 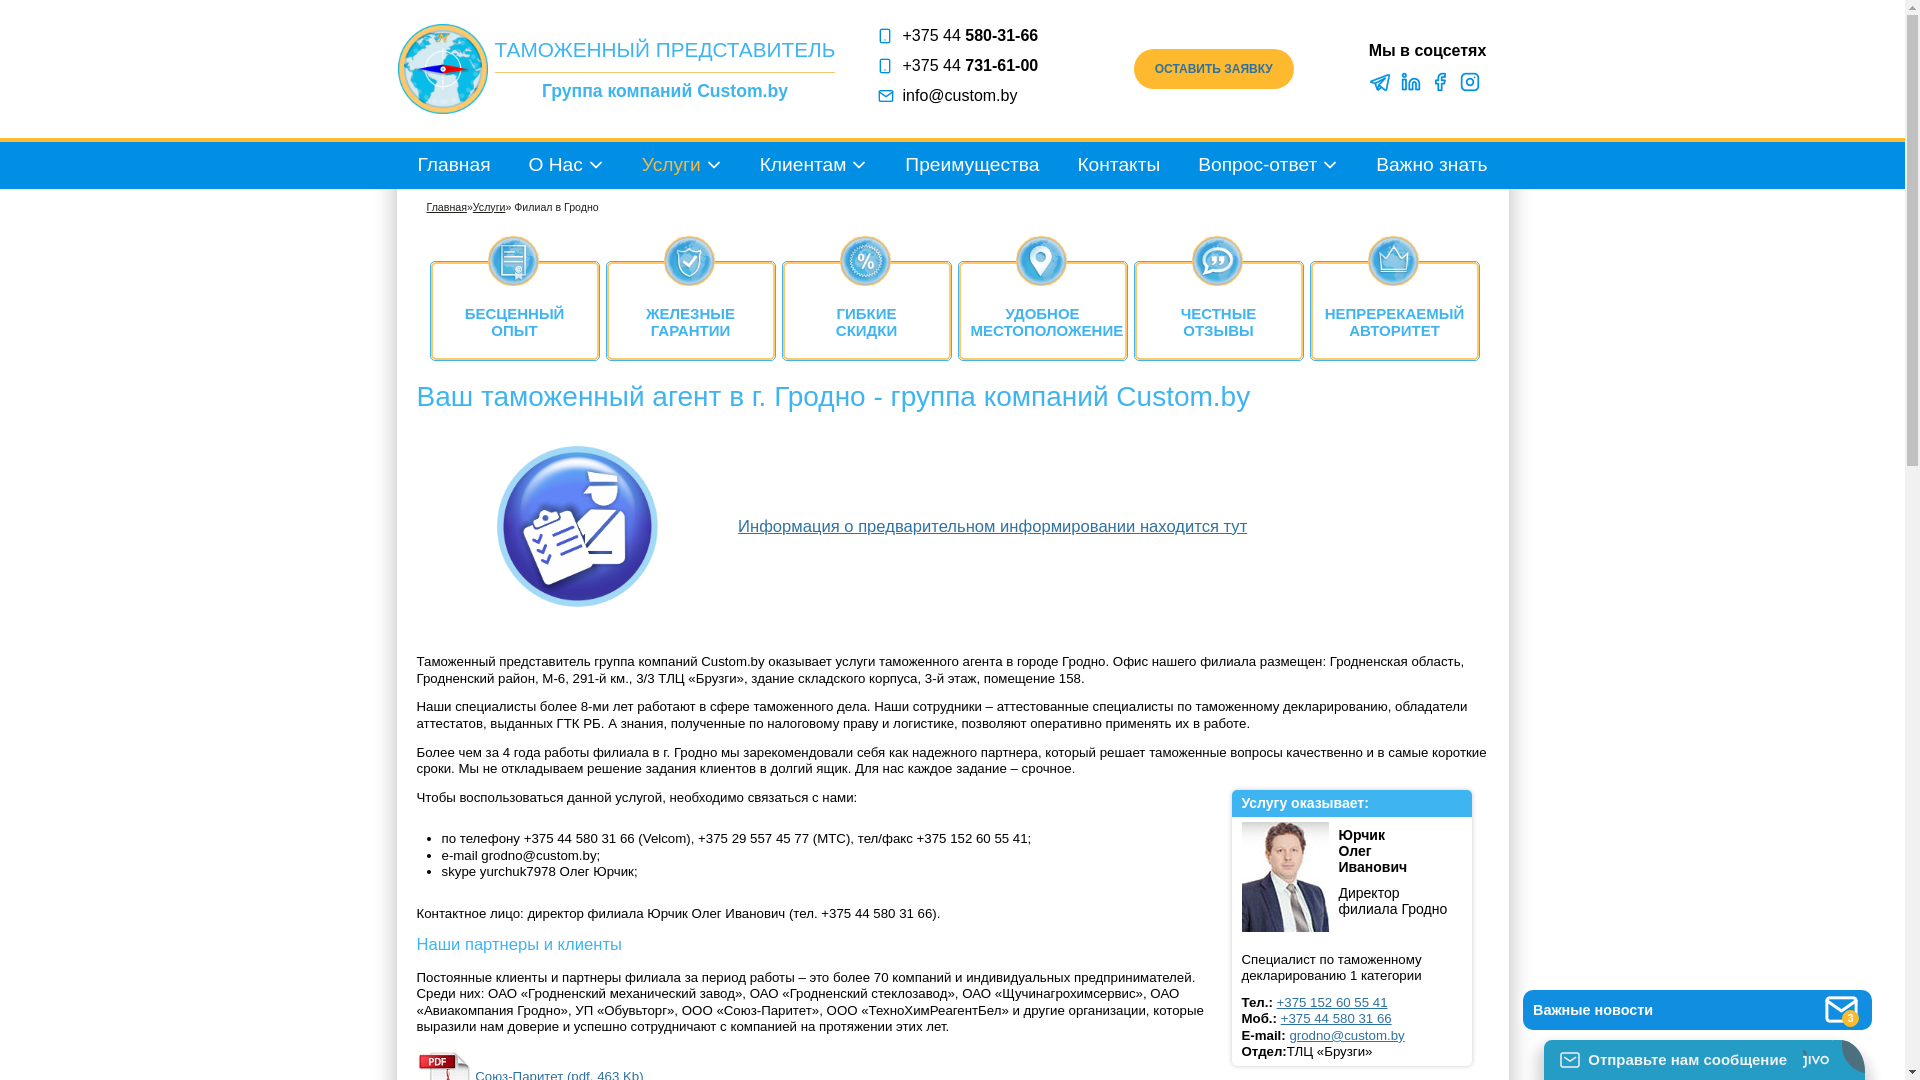 I want to click on 'info@custom.by', so click(x=975, y=96).